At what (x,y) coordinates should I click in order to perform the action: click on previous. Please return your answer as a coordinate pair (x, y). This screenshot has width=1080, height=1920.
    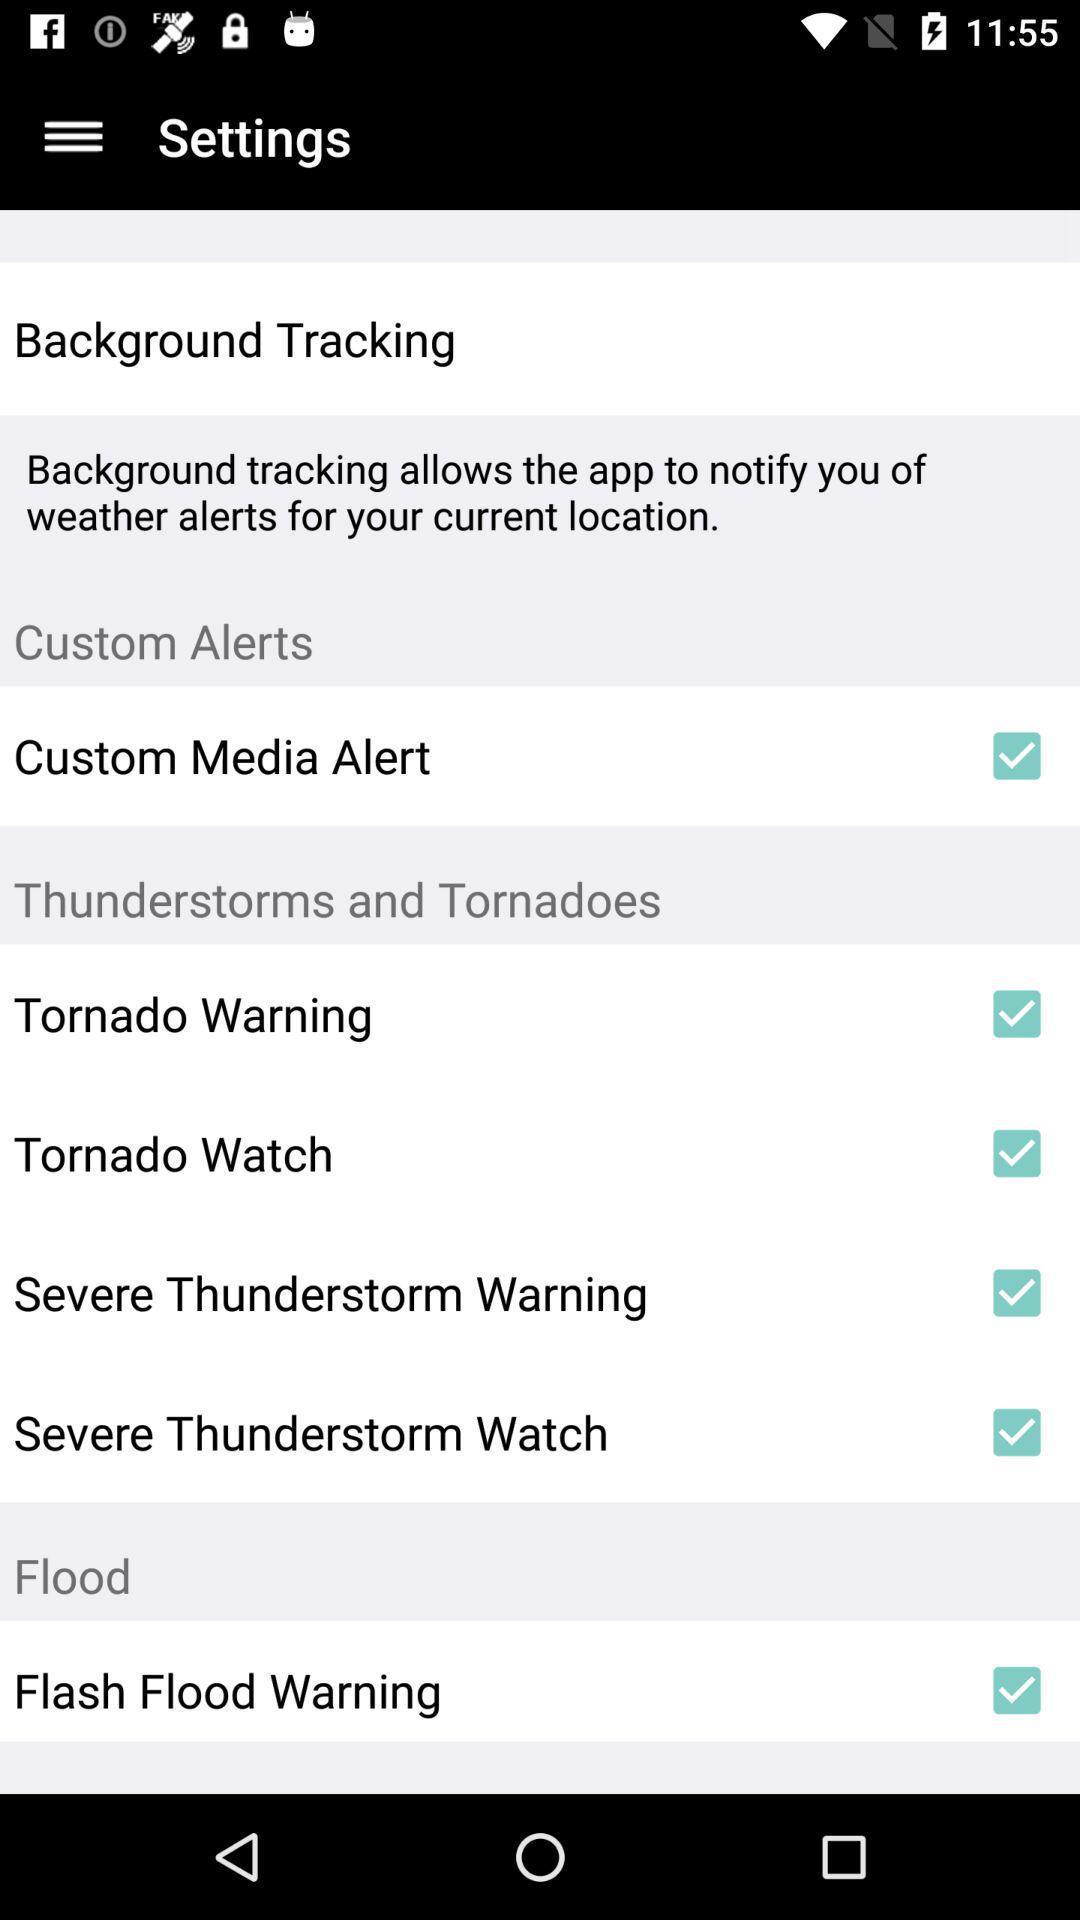
    Looking at the image, I should click on (72, 135).